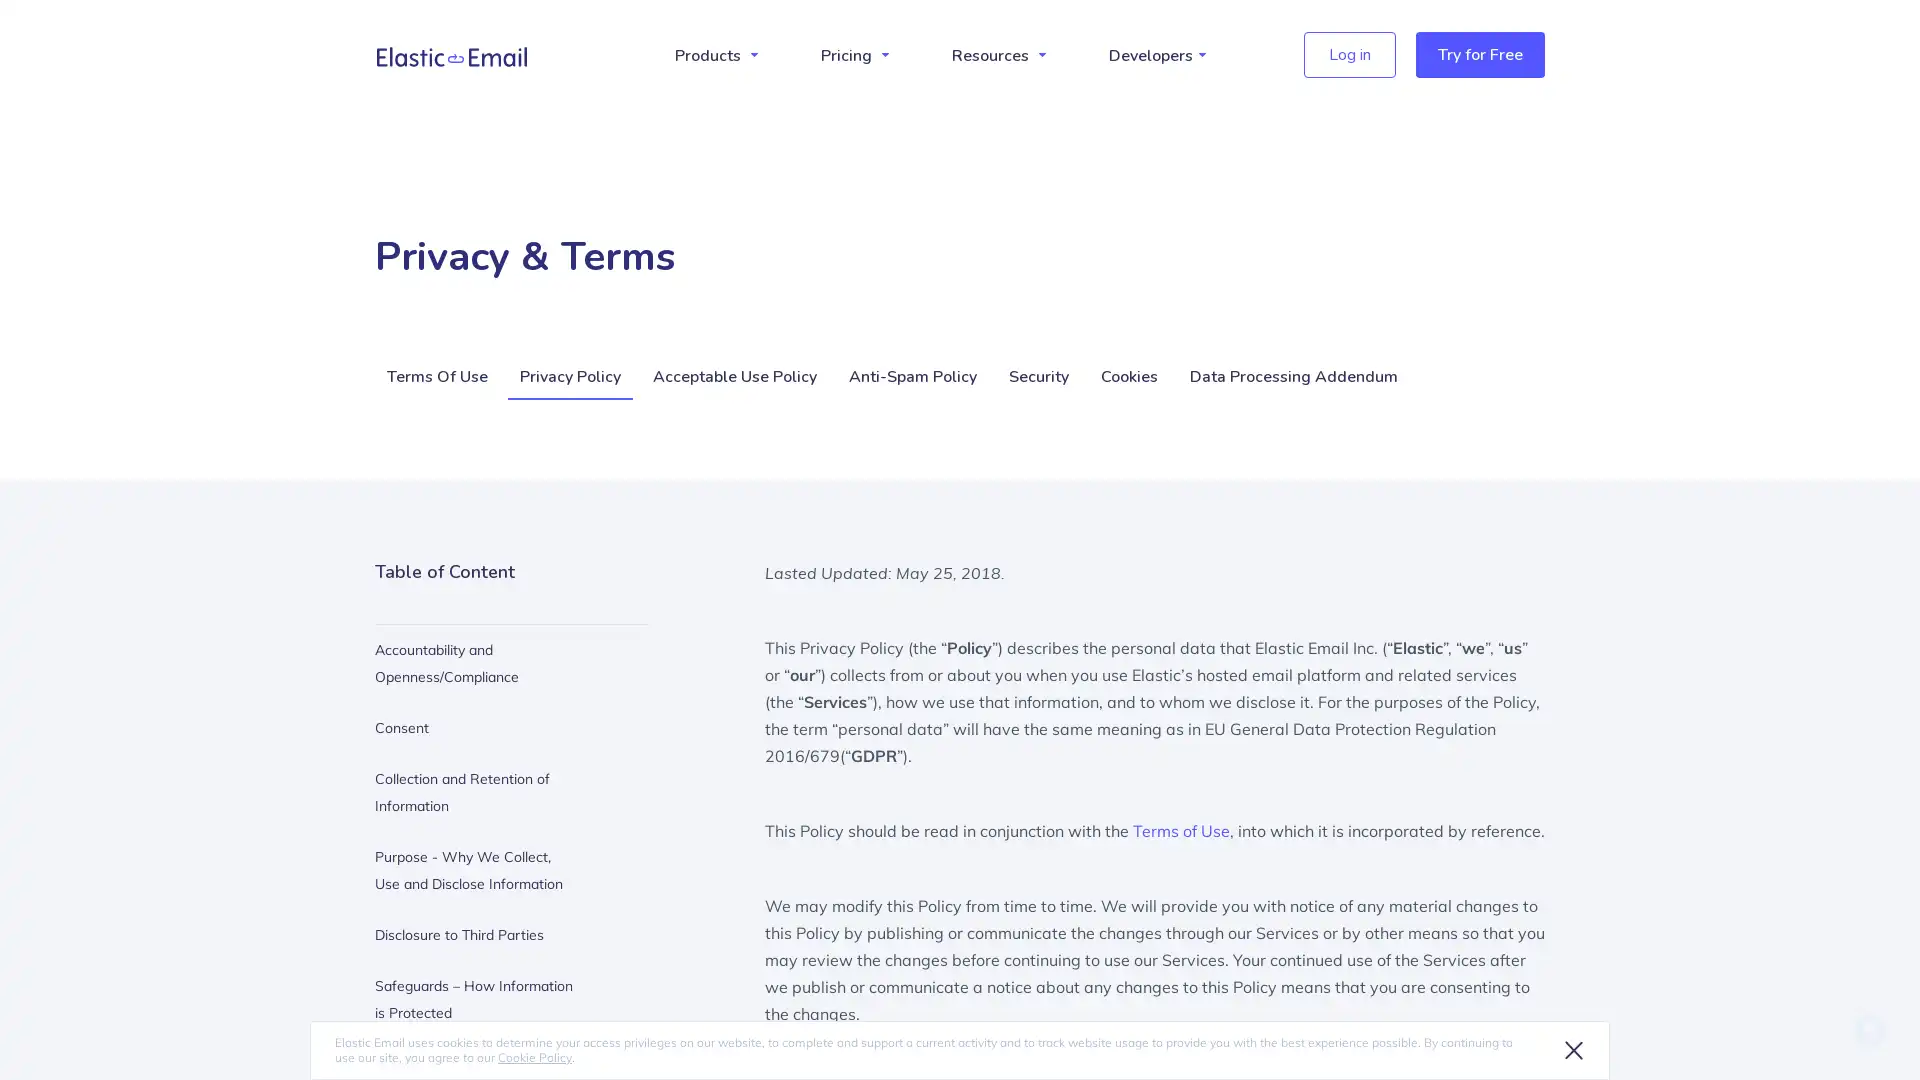  What do you see at coordinates (1294, 378) in the screenshot?
I see `Data Processing Addendum` at bounding box center [1294, 378].